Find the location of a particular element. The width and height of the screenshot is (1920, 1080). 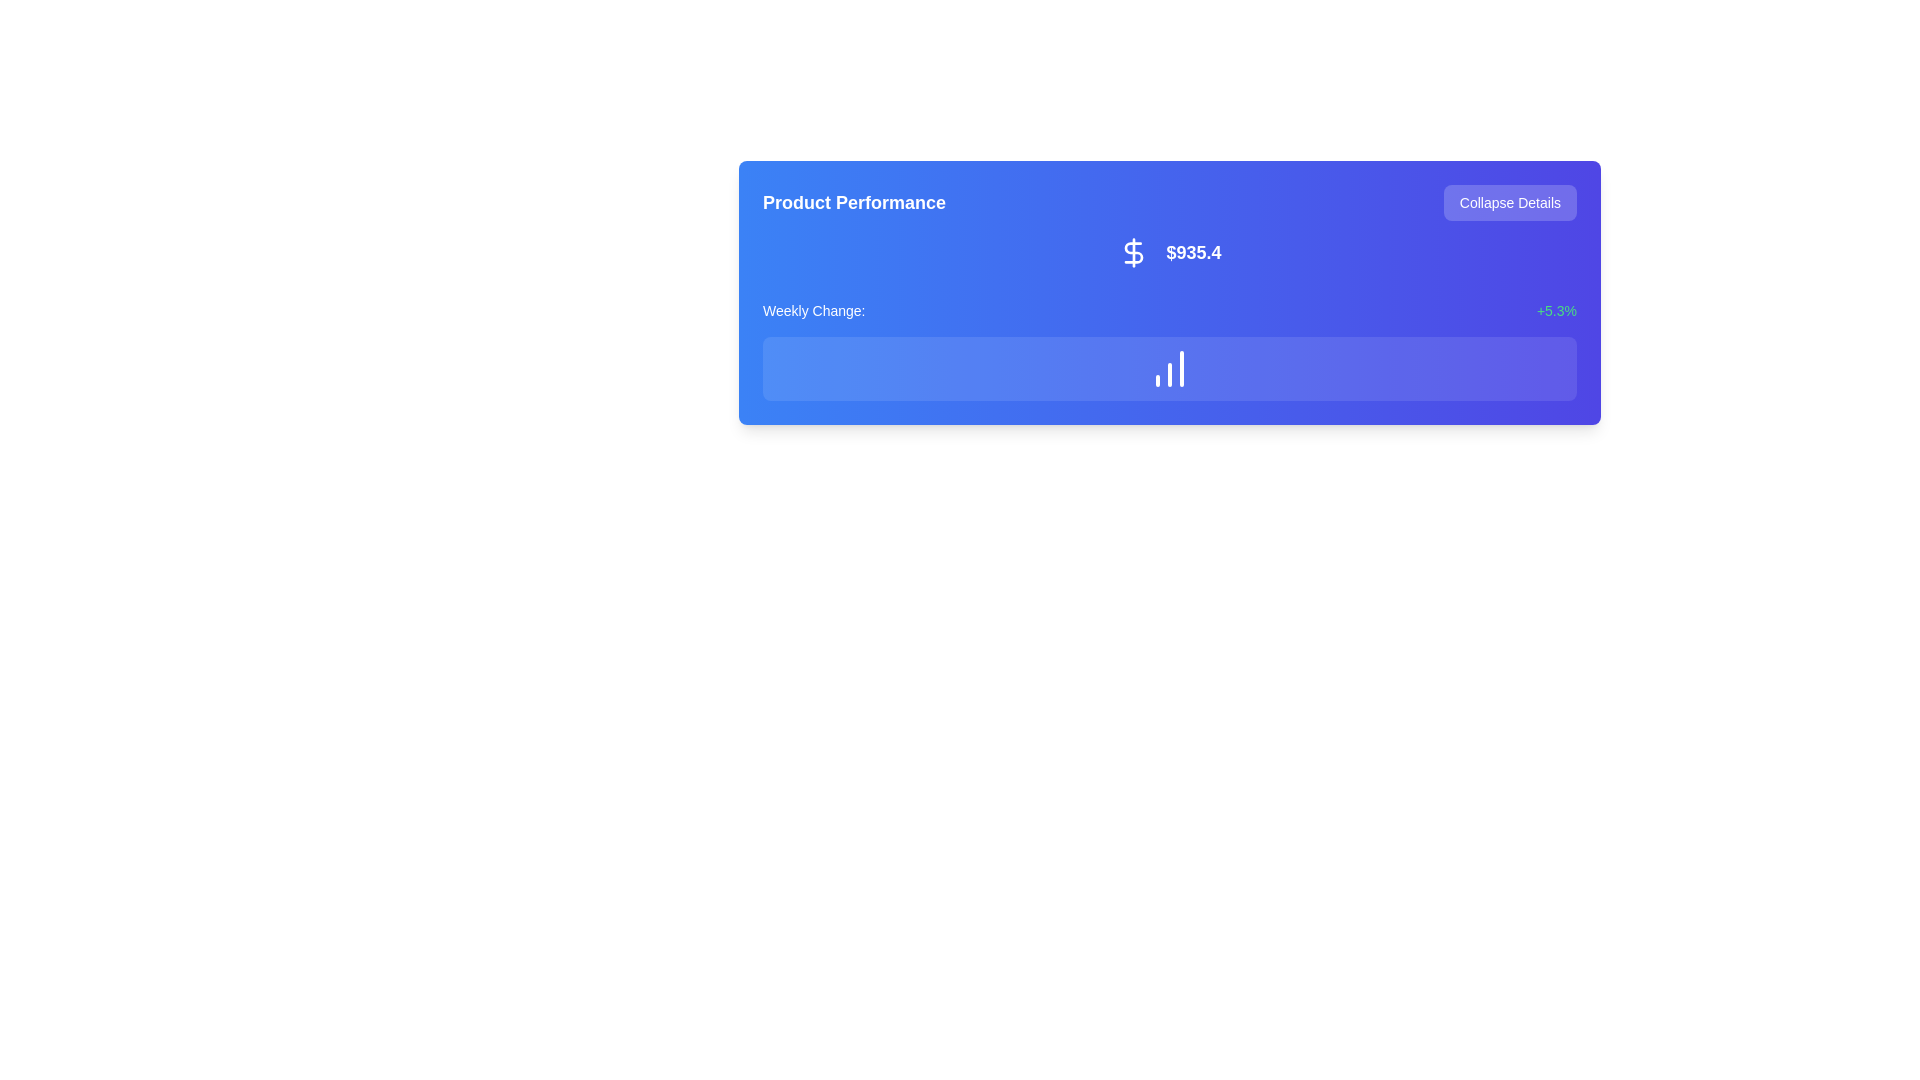

the icon representing a graphical summary or data visualization related to the week's changes, located in the bottom right corner of the 'Product Performance' card beneath the text 'Weekly Change' is located at coordinates (1170, 369).